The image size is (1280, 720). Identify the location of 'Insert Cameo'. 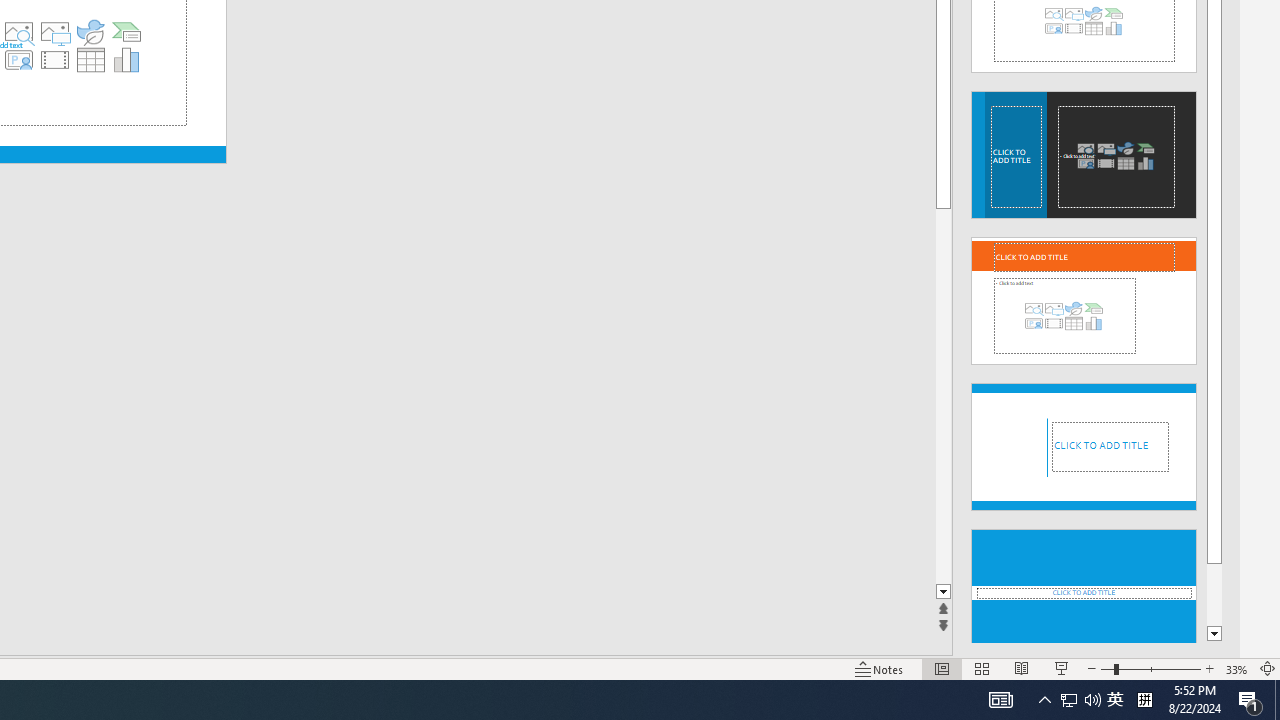
(18, 59).